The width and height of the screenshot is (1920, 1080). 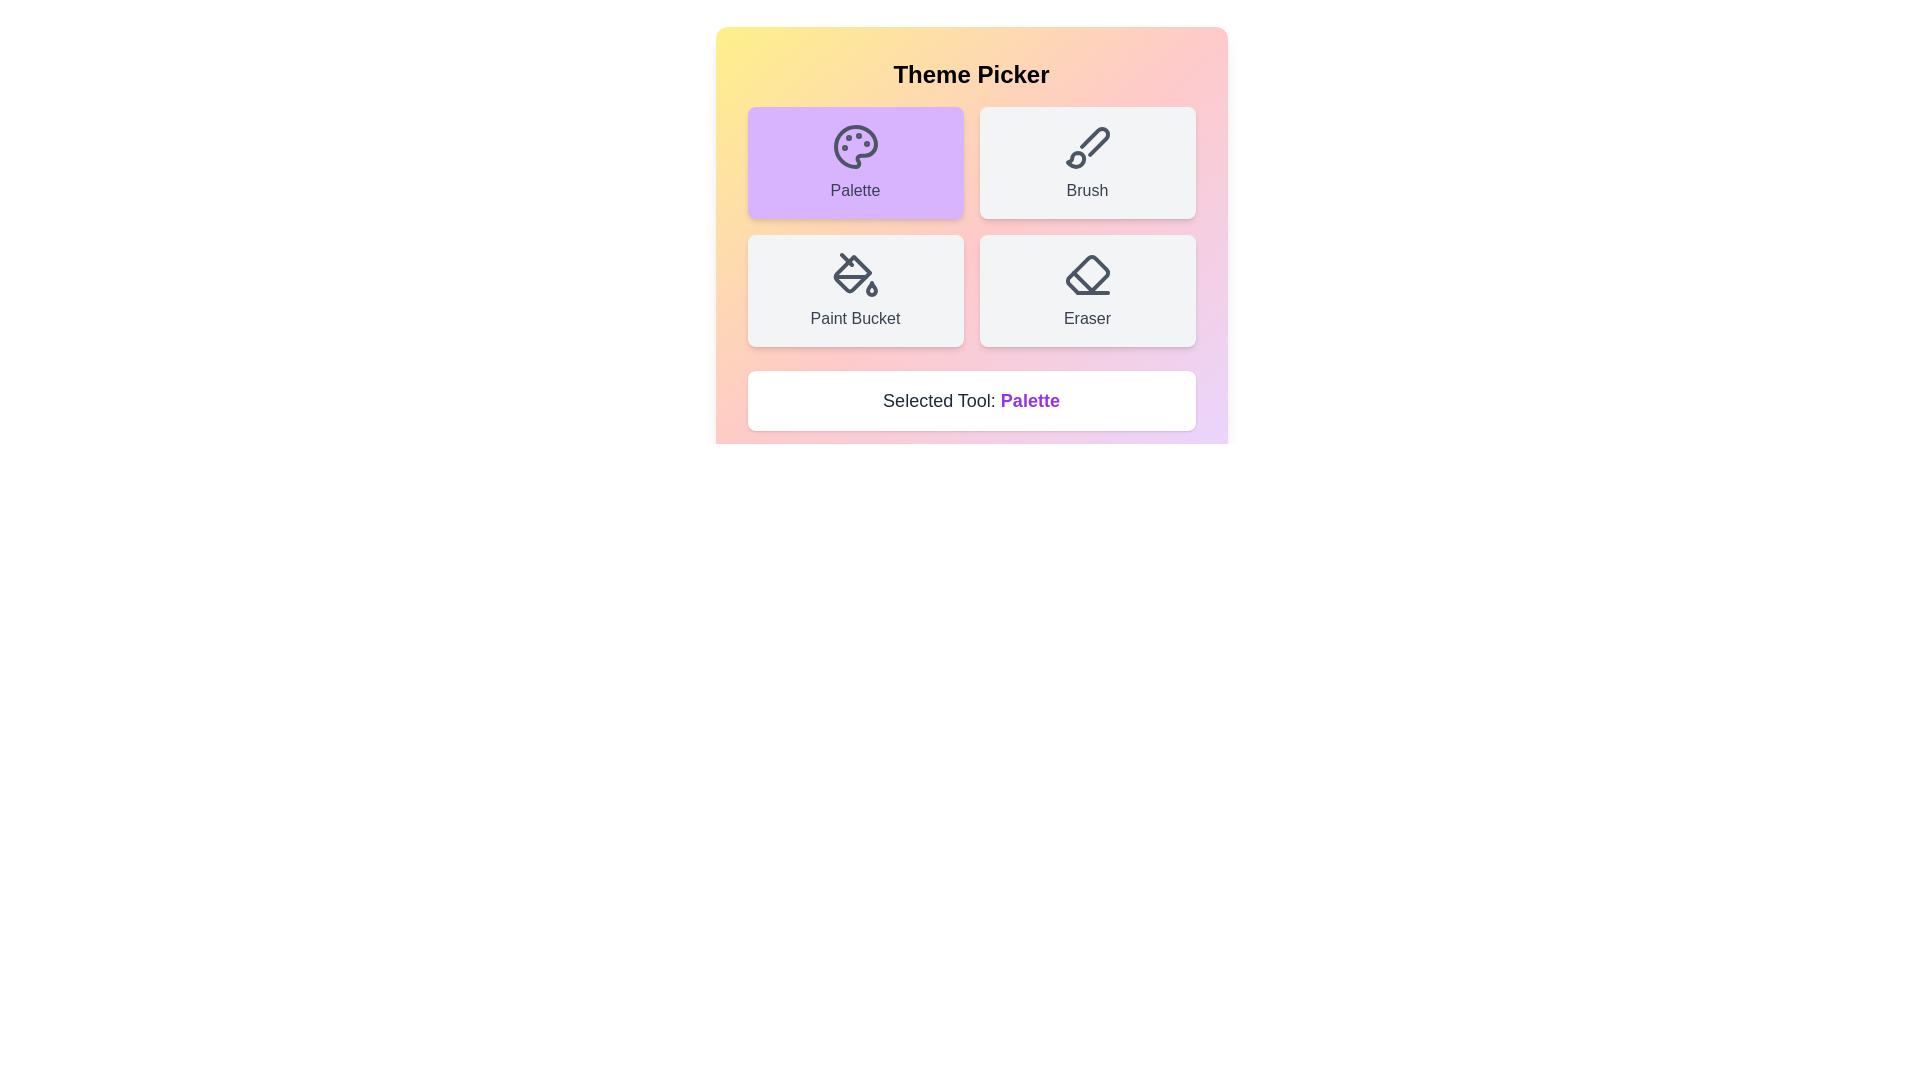 What do you see at coordinates (1086, 290) in the screenshot?
I see `the tool button labeled Eraser to observe visual feedback` at bounding box center [1086, 290].